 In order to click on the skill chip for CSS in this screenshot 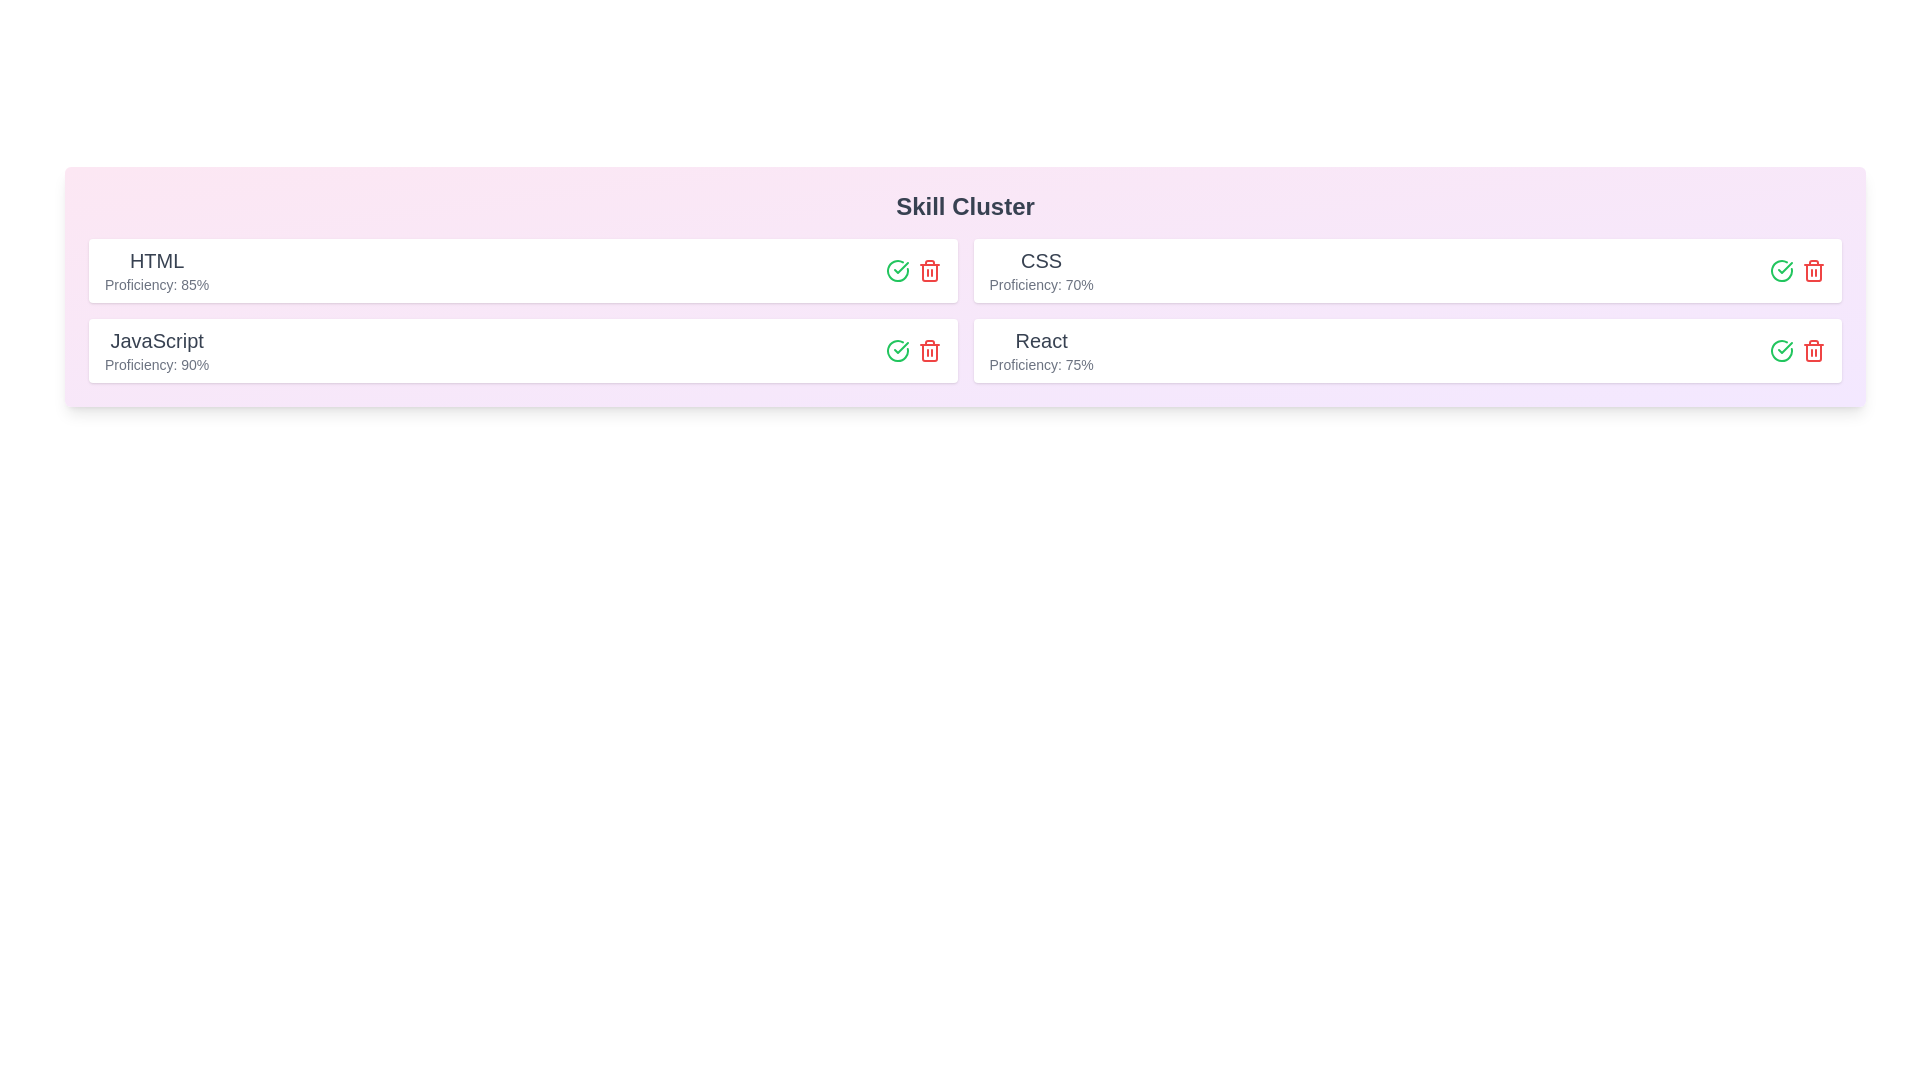, I will do `click(1406, 270)`.